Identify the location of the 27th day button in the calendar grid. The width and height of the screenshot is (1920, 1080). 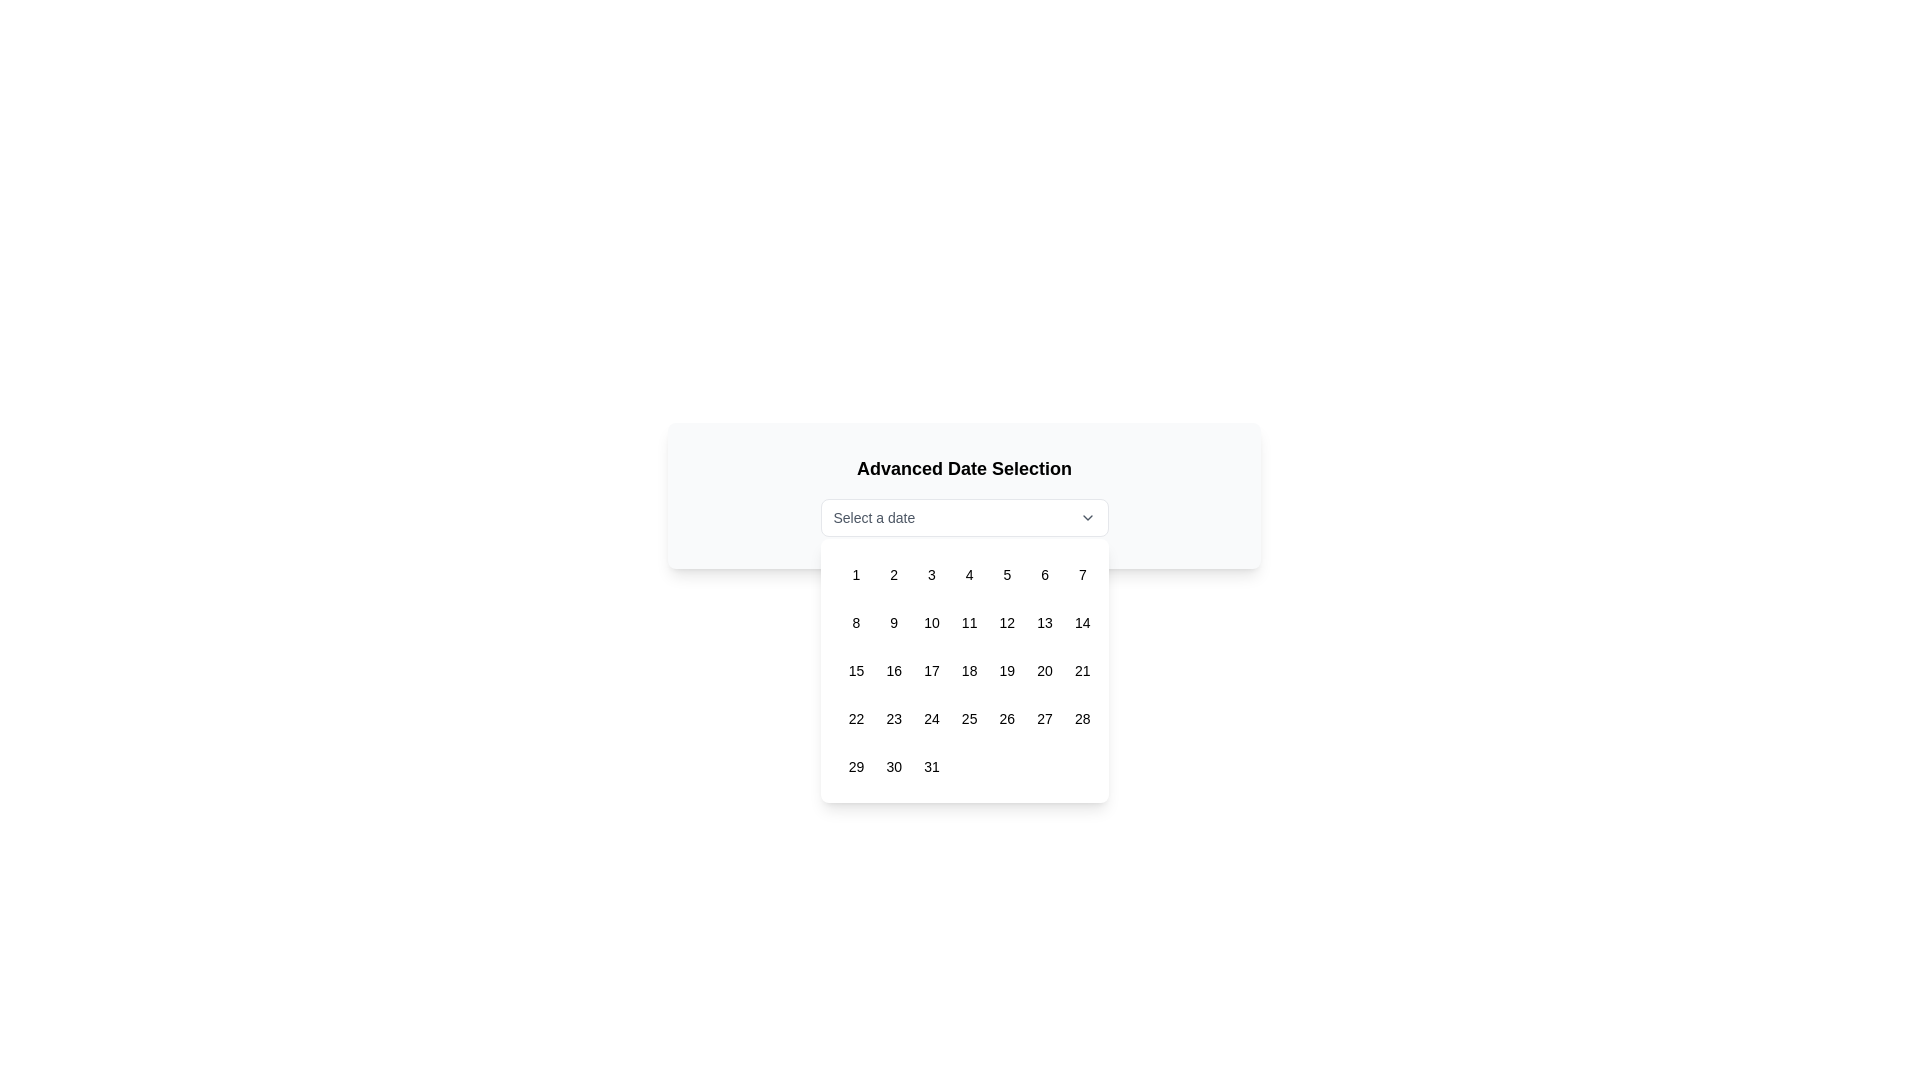
(1044, 717).